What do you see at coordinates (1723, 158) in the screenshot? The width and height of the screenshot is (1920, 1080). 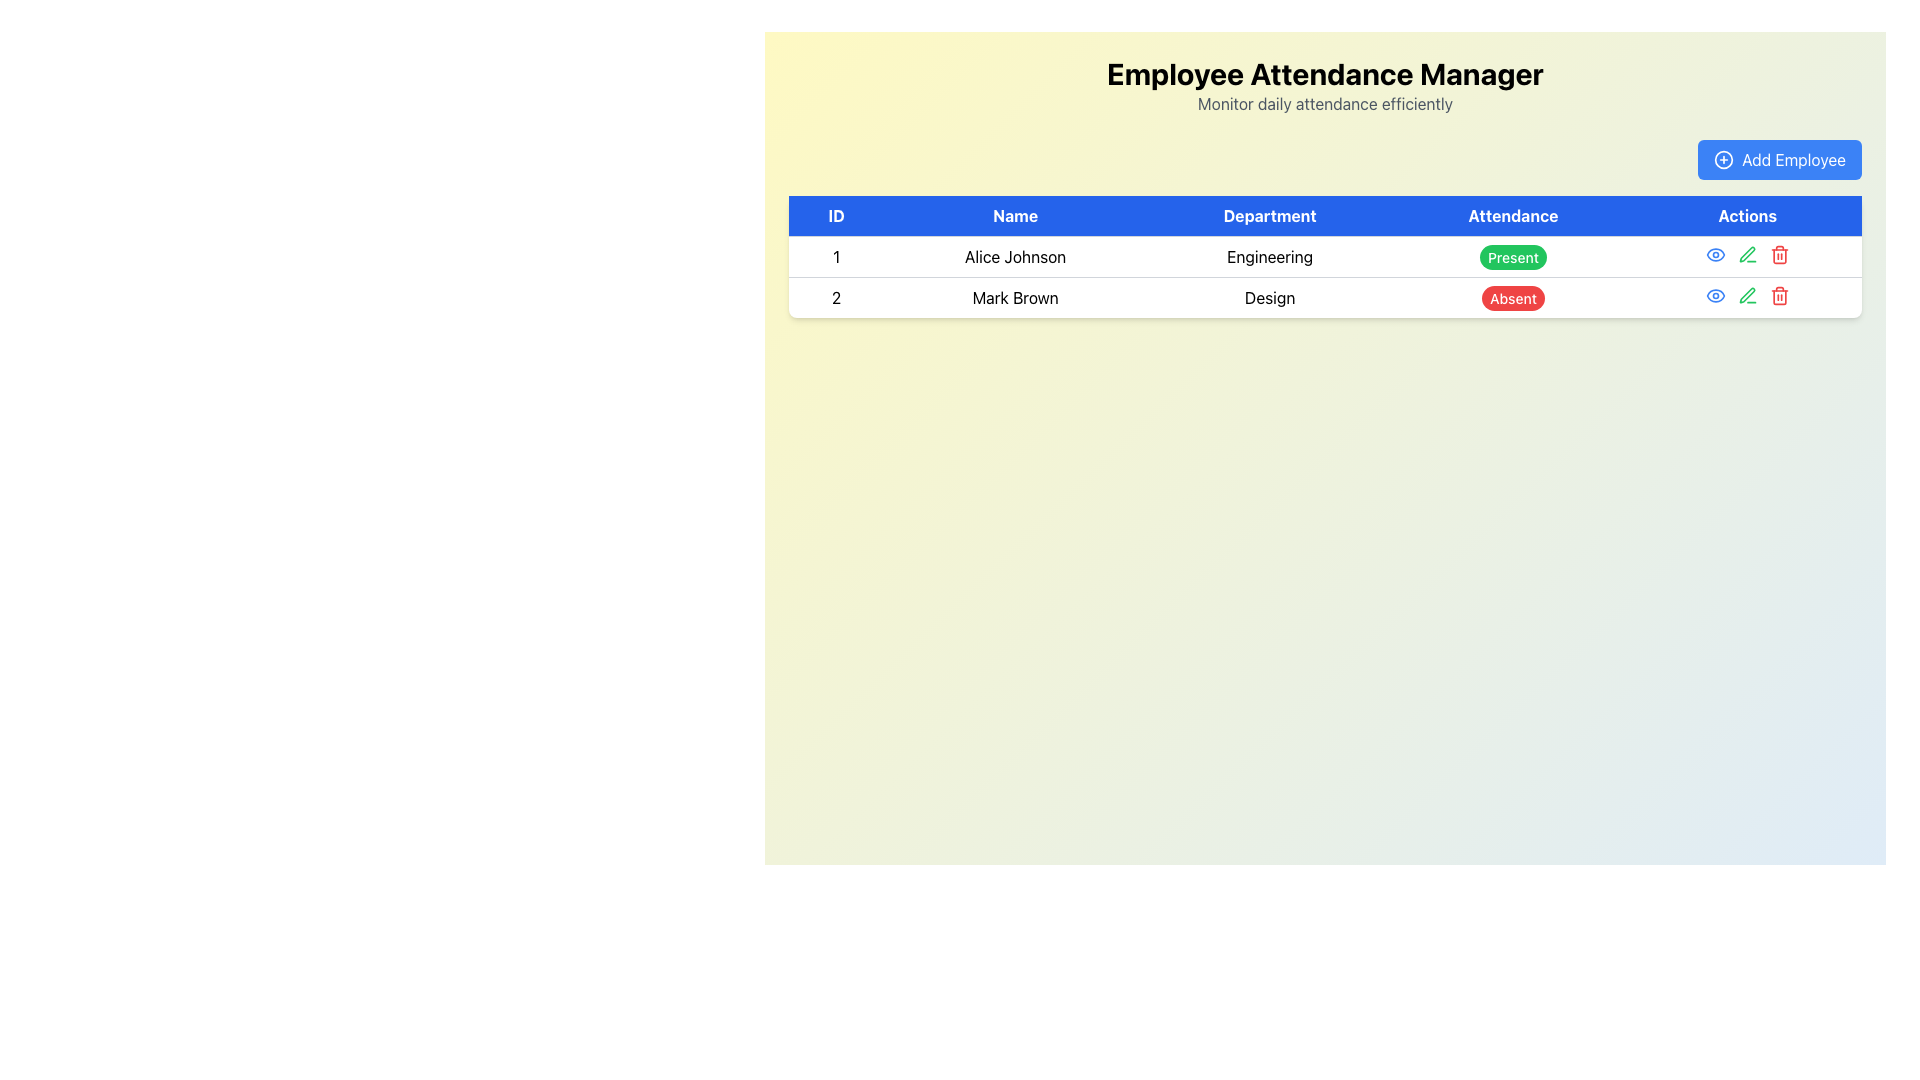 I see `the icon indicating the 'Add Employee' function located on the right side of the interface, adjacent to the button text` at bounding box center [1723, 158].